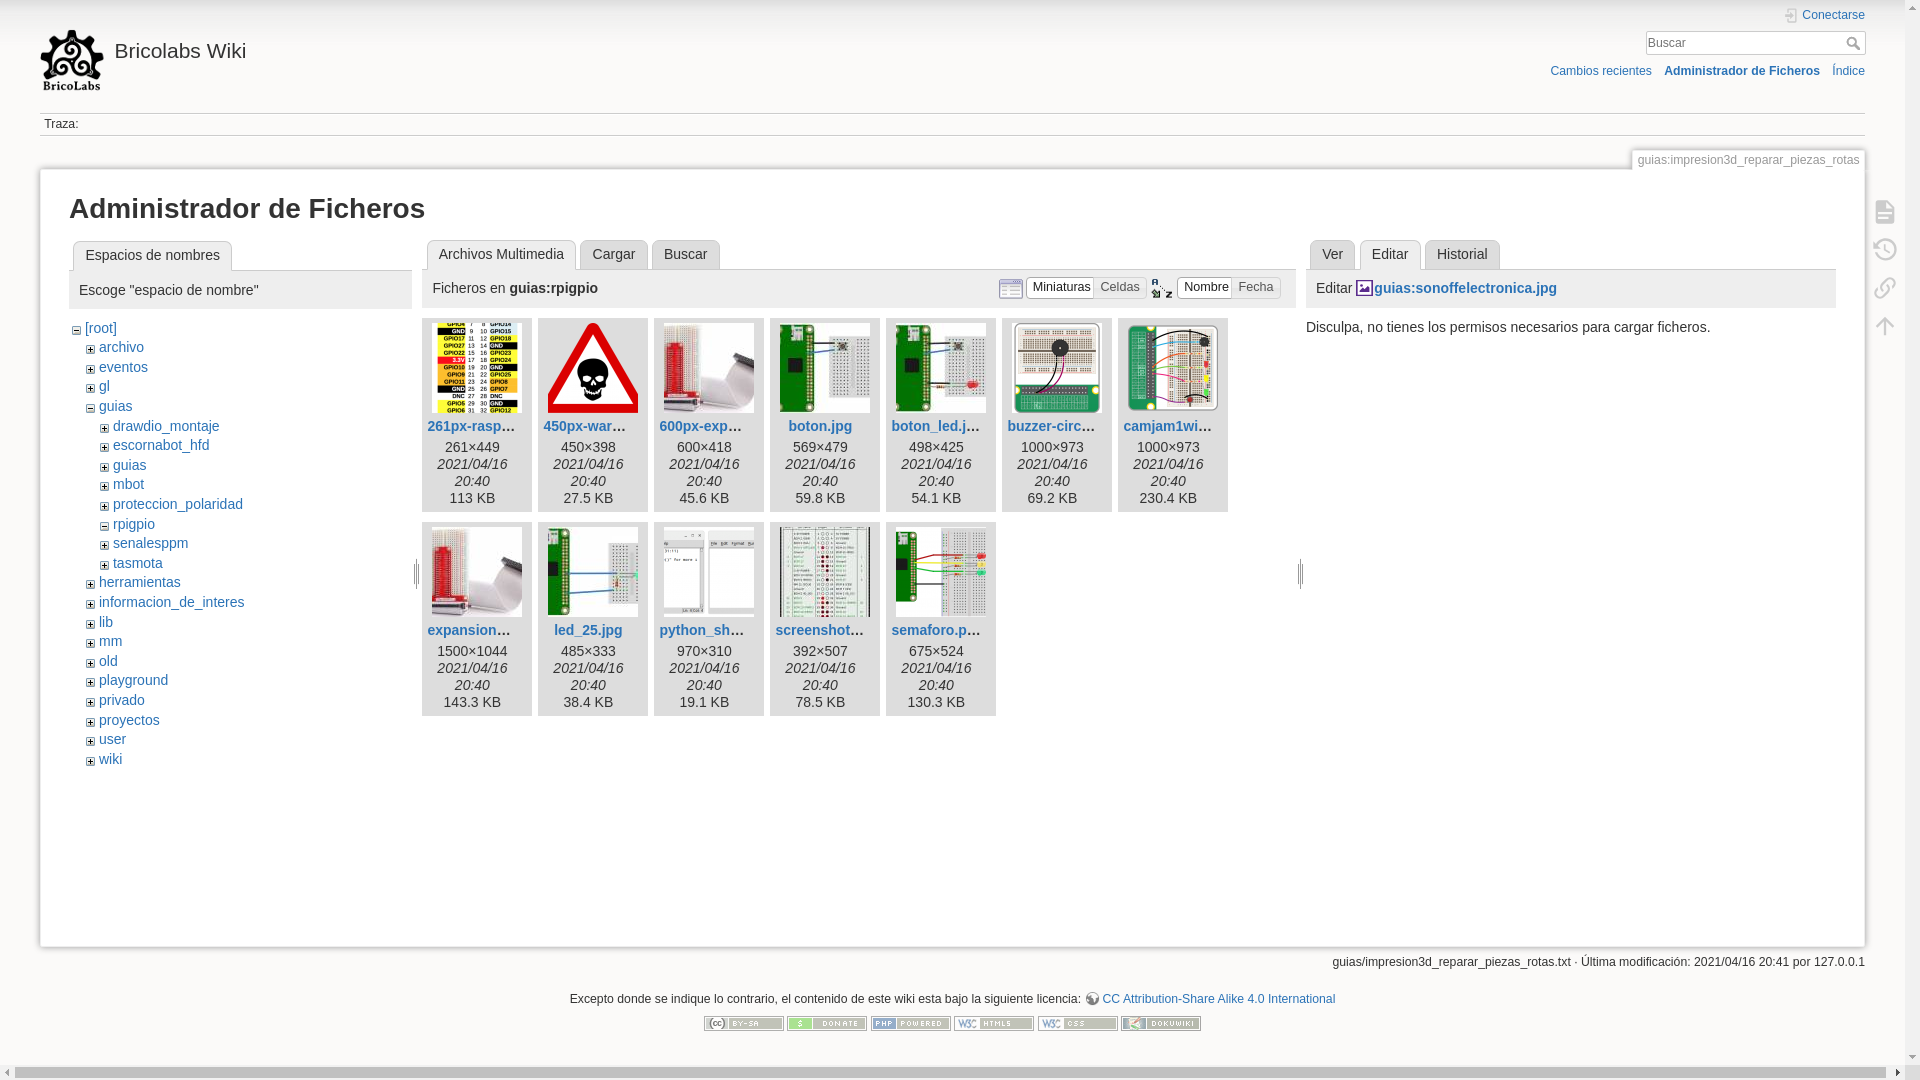 The width and height of the screenshot is (1920, 1080). Describe the element at coordinates (107, 660) in the screenshot. I see `'old'` at that location.